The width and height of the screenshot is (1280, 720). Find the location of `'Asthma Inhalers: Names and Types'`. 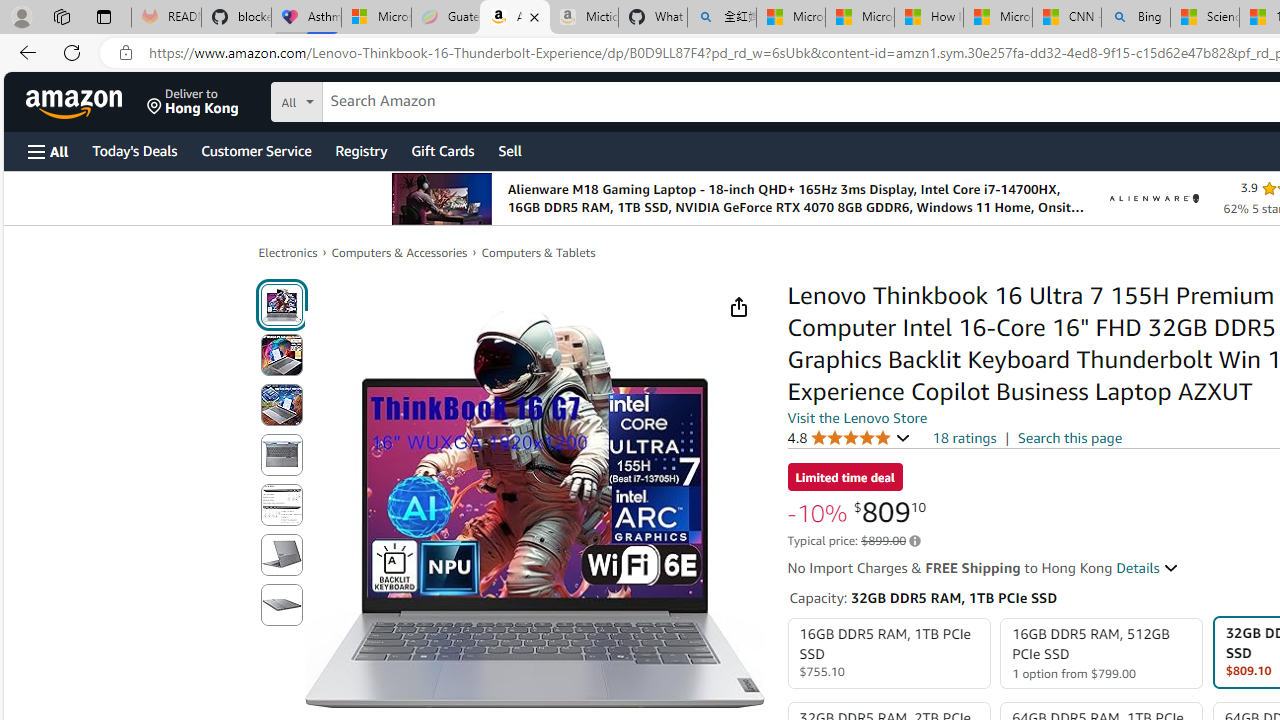

'Asthma Inhalers: Names and Types' is located at coordinates (304, 17).